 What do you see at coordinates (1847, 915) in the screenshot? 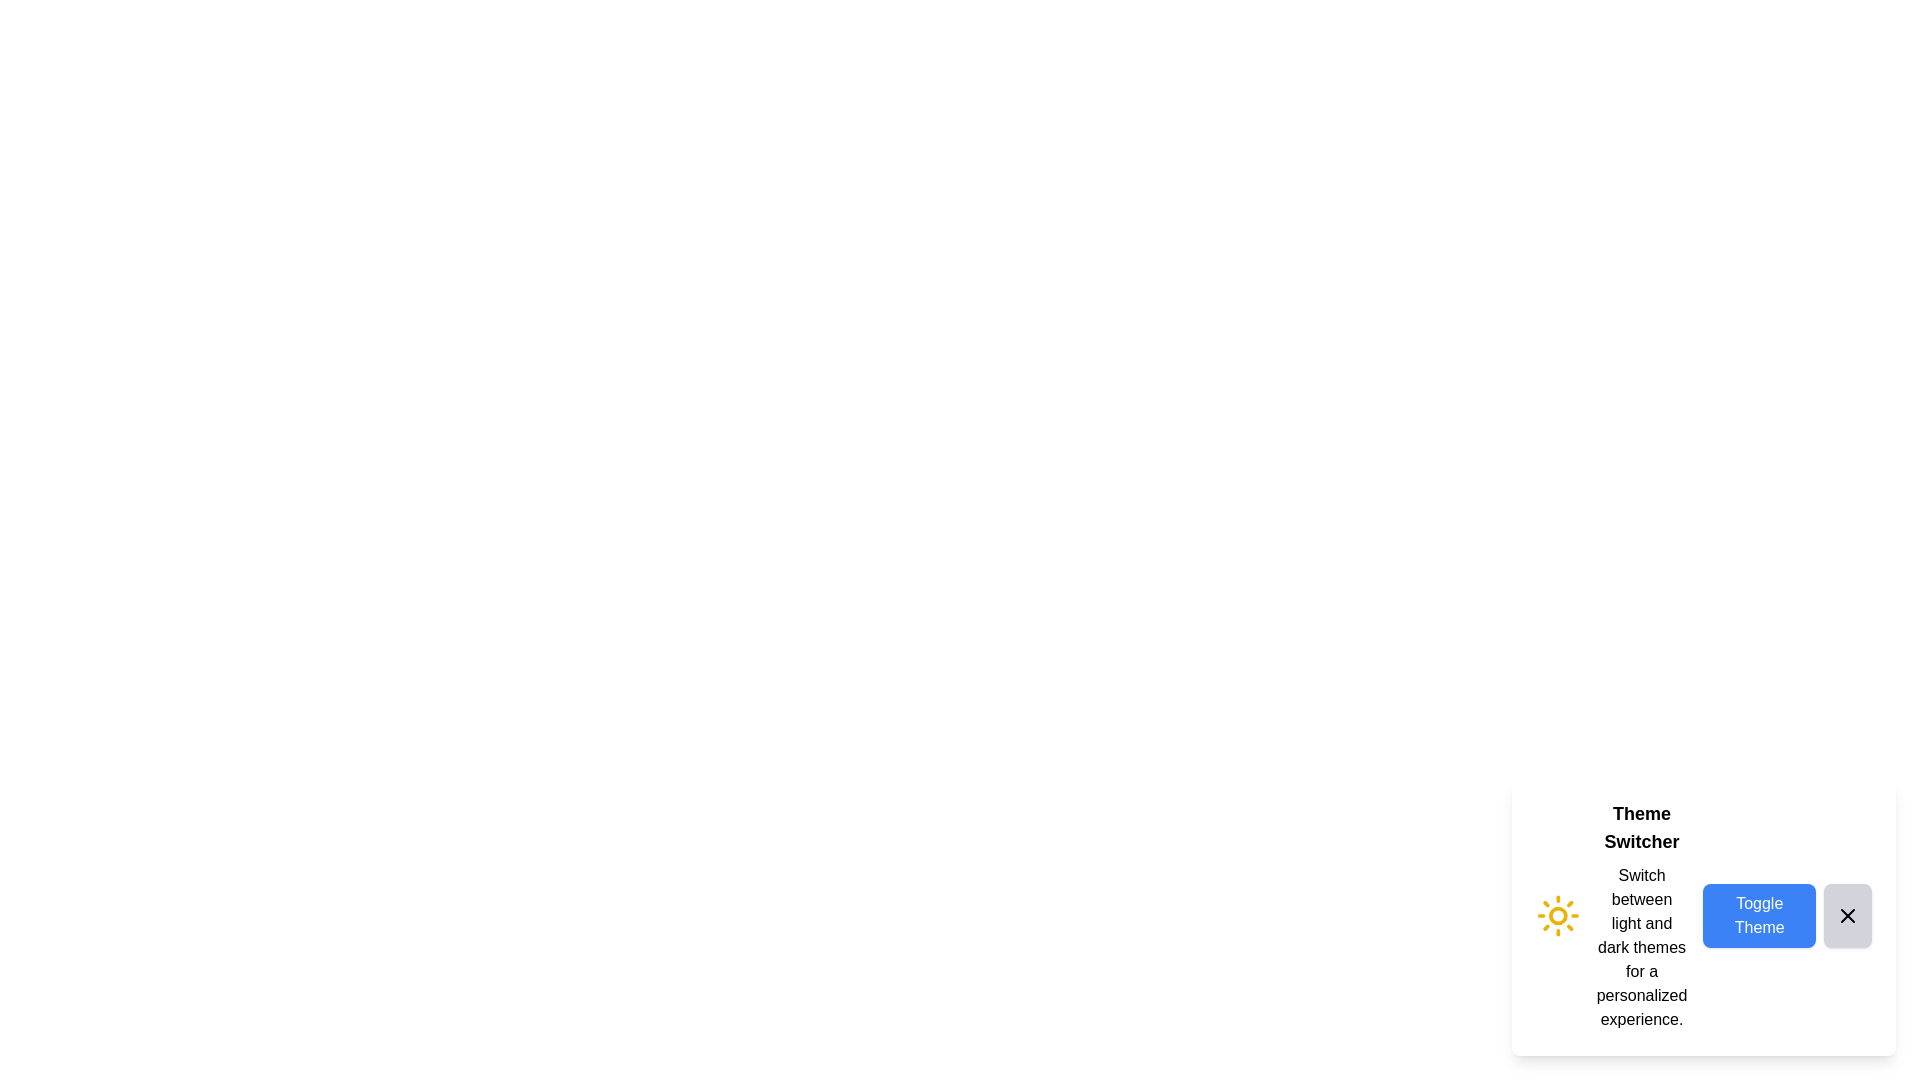
I see `the close button (X) of the snackbar to dismiss it` at bounding box center [1847, 915].